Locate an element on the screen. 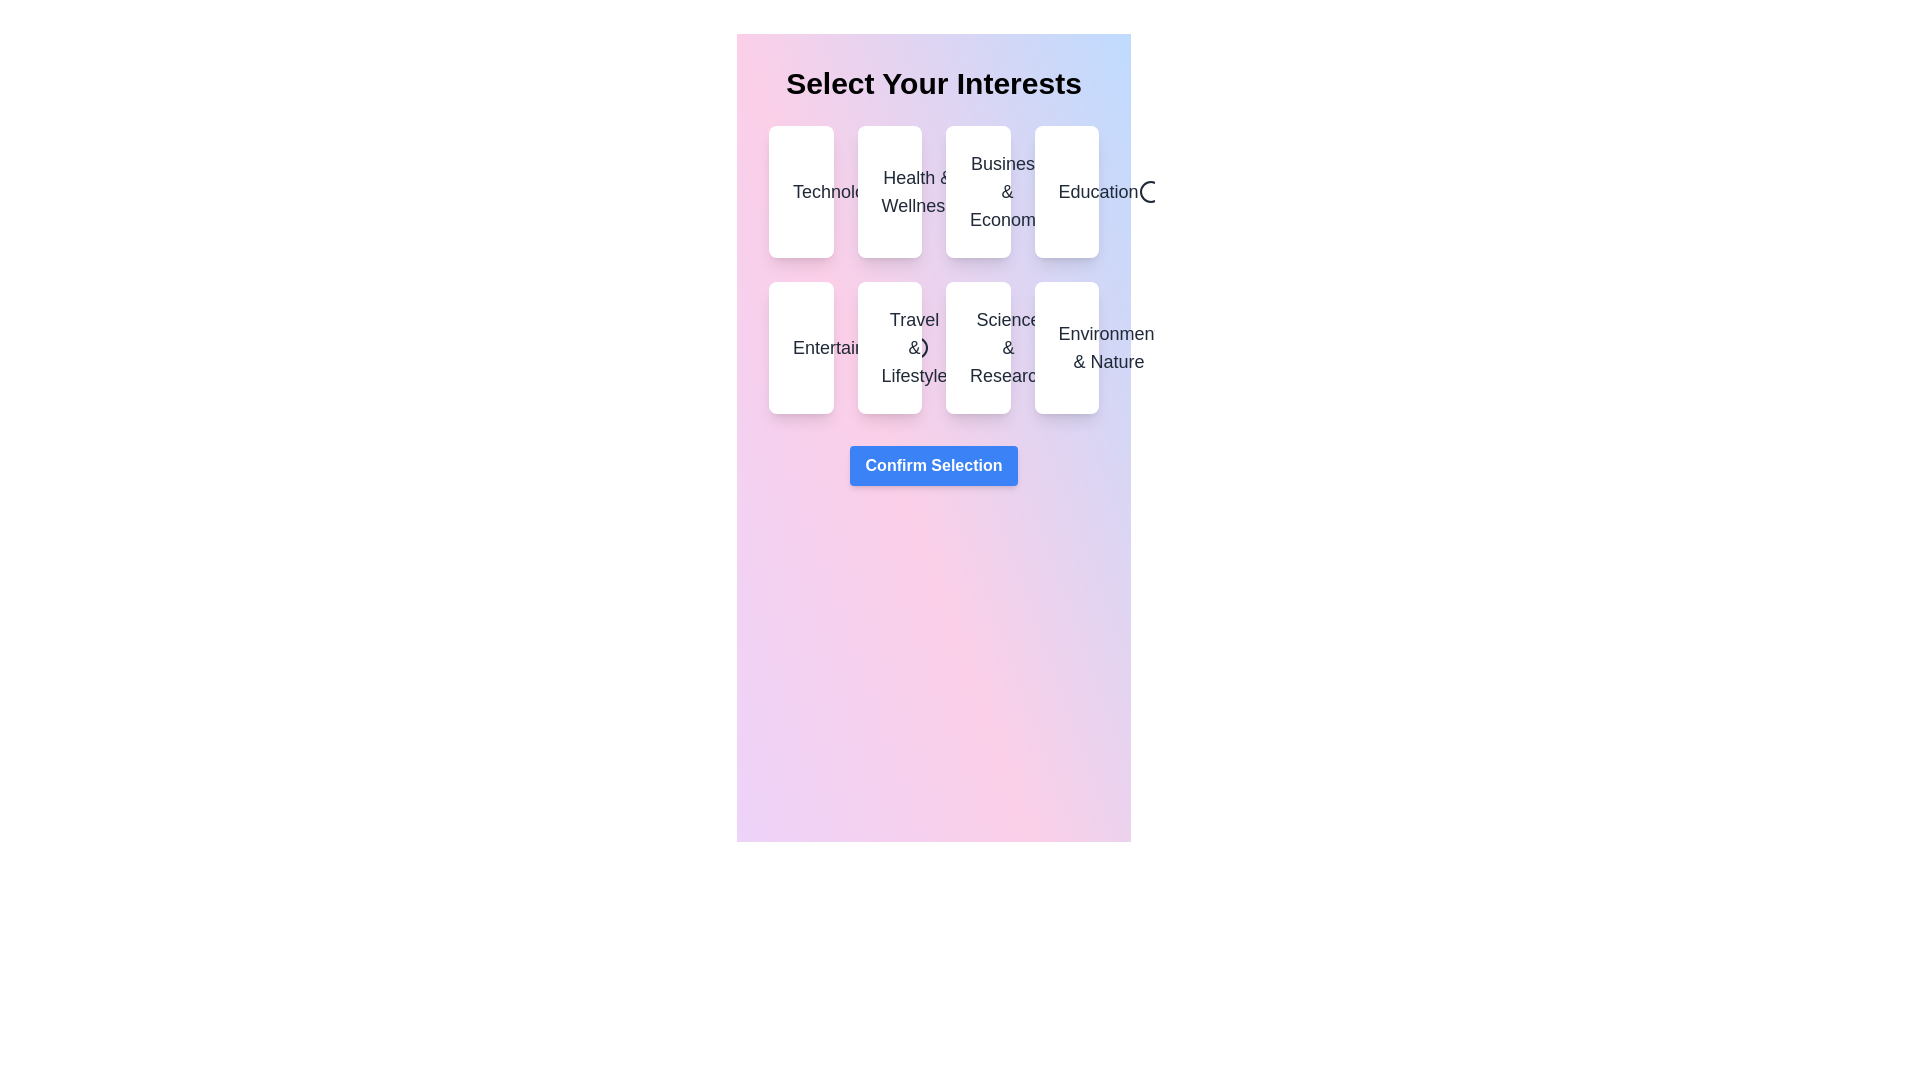 Image resolution: width=1920 pixels, height=1080 pixels. the category Science & Research by clicking on it is located at coordinates (978, 346).